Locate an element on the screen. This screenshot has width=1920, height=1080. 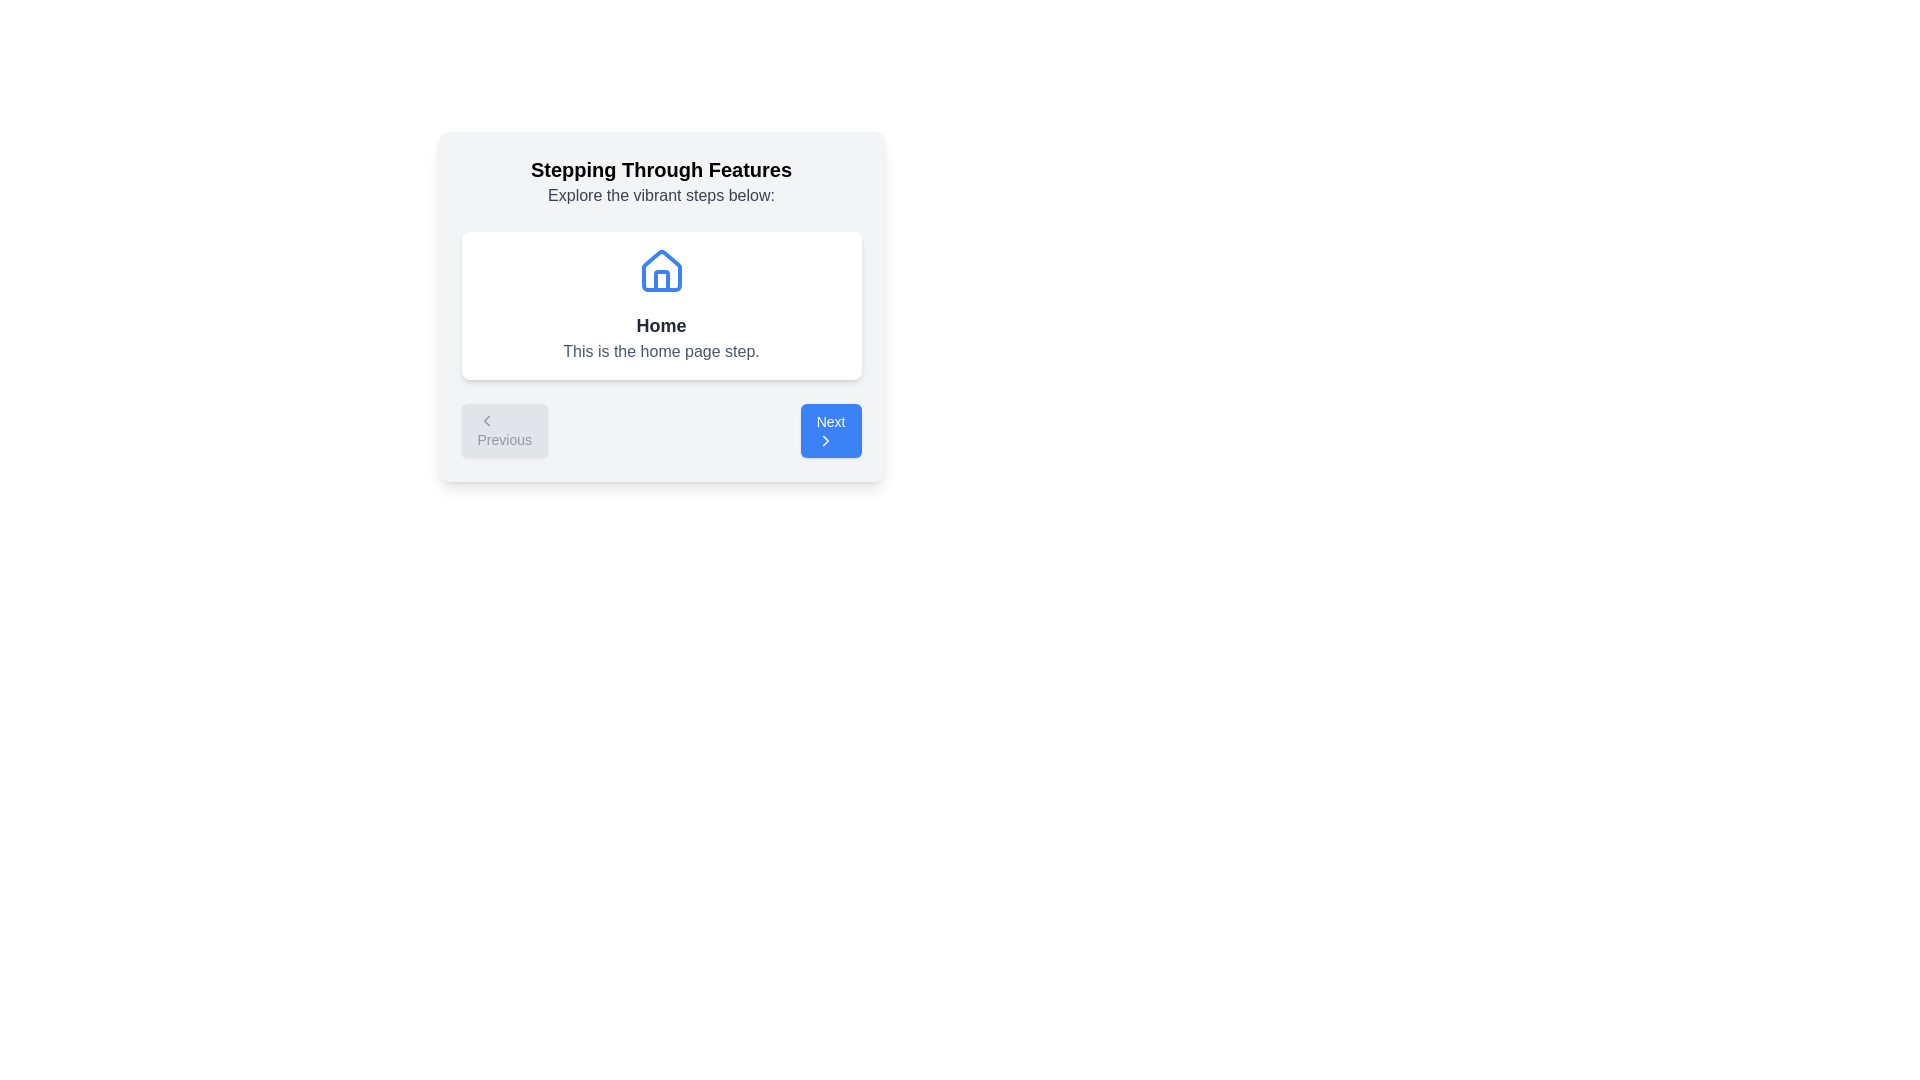
the blue-colored house icon with a two-line roof design, located in the center of the card section above the 'Home' label is located at coordinates (661, 272).